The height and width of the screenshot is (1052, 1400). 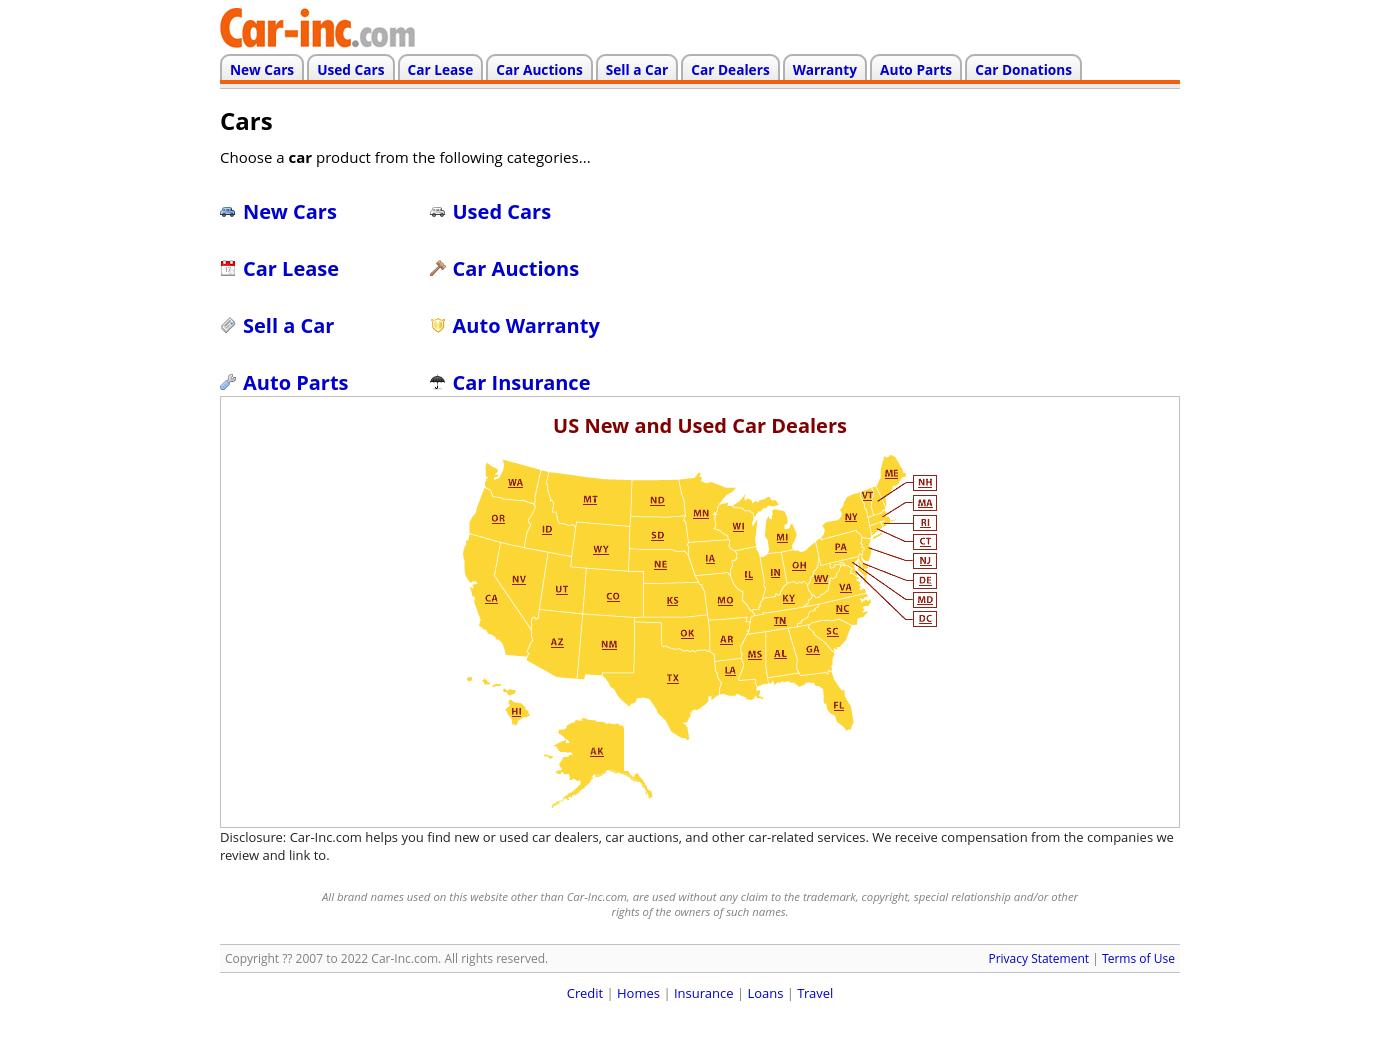 I want to click on 'Auto Parts', so click(x=295, y=382).